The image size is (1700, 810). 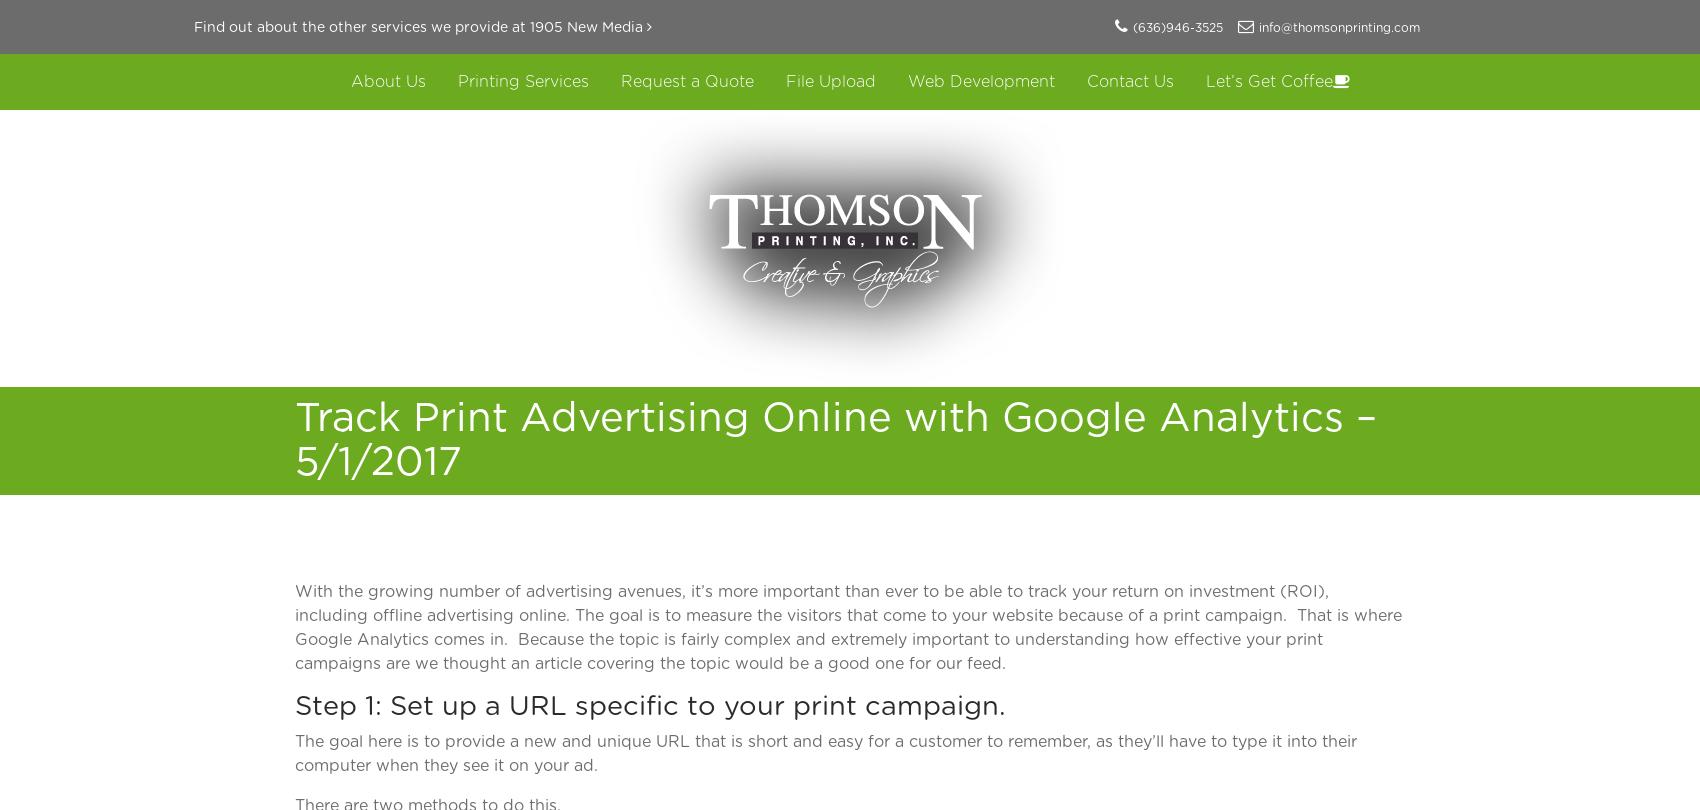 What do you see at coordinates (825, 751) in the screenshot?
I see `'The goal here is to provide a new and unique URL that is short and easy for a customer to remember, as they’ll have to type it into their computer when they see it on your ad.'` at bounding box center [825, 751].